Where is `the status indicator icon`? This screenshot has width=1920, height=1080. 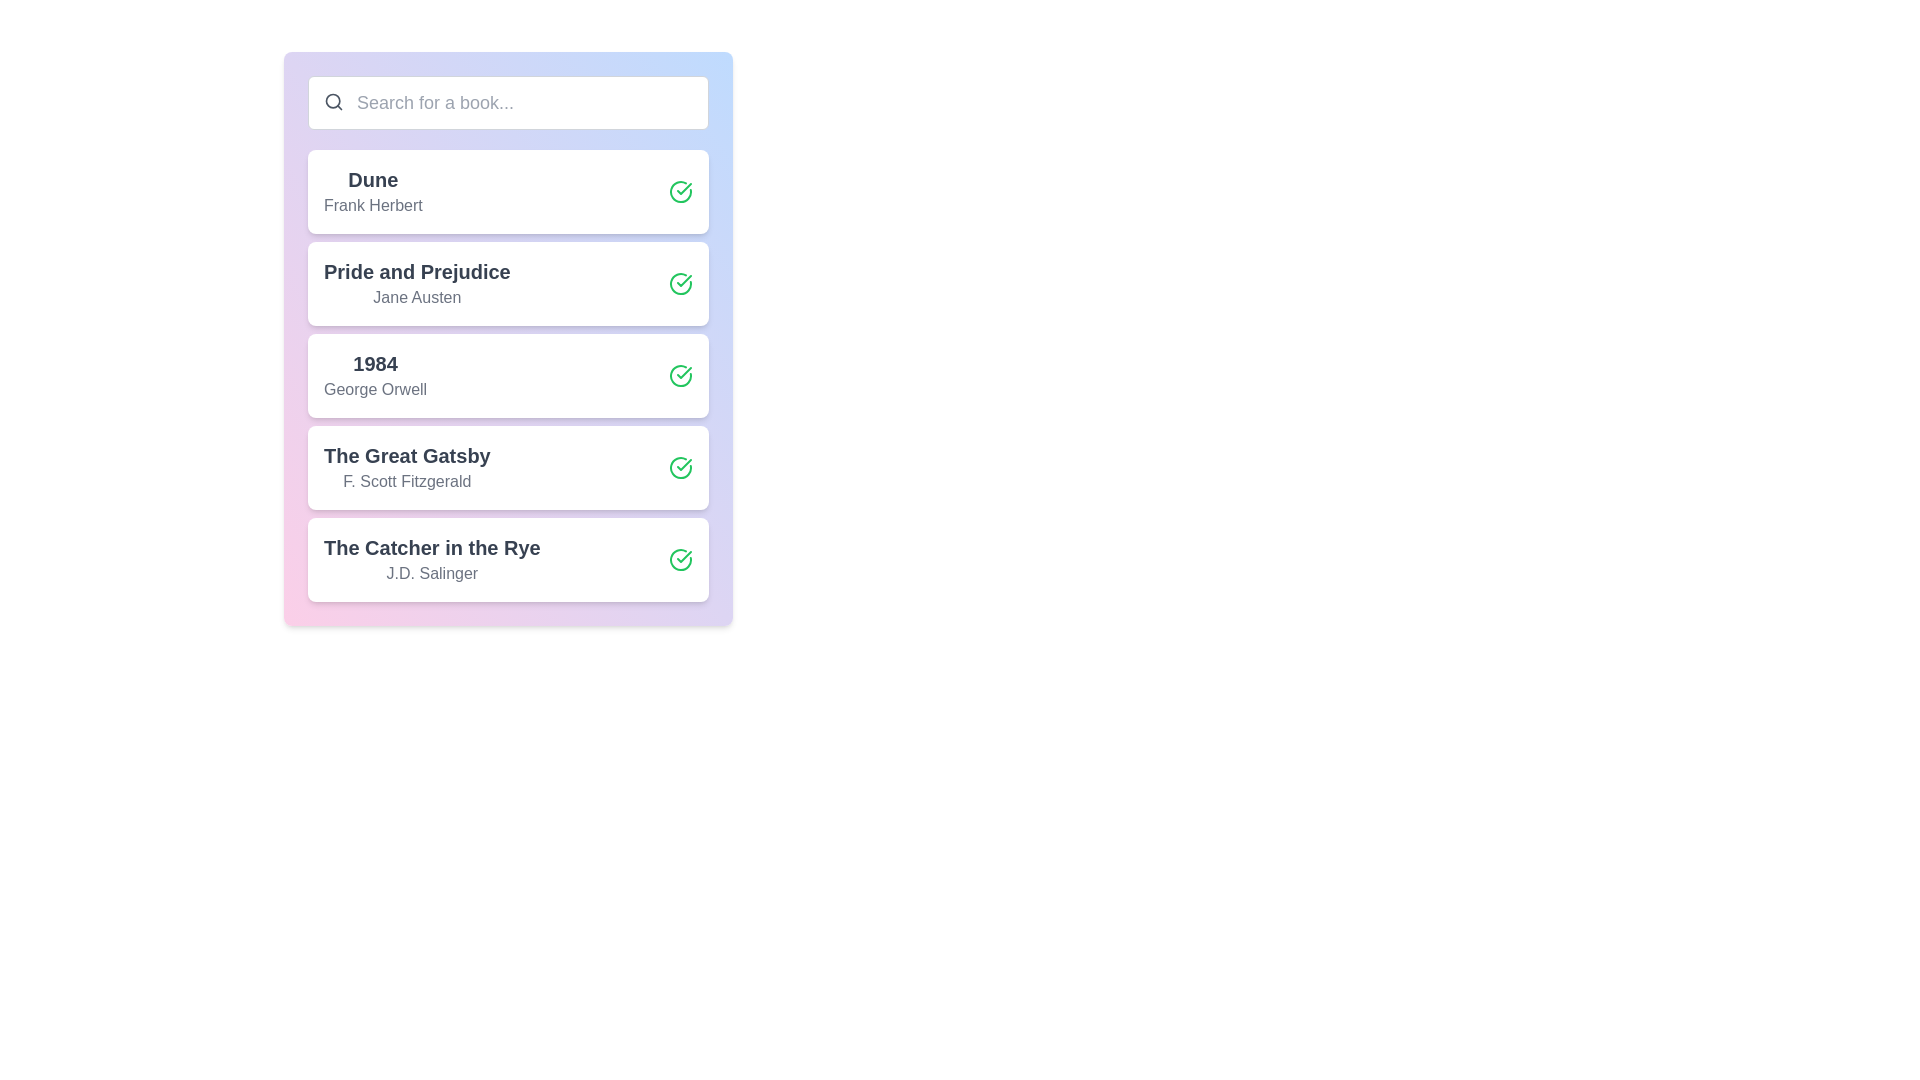 the status indicator icon is located at coordinates (681, 192).